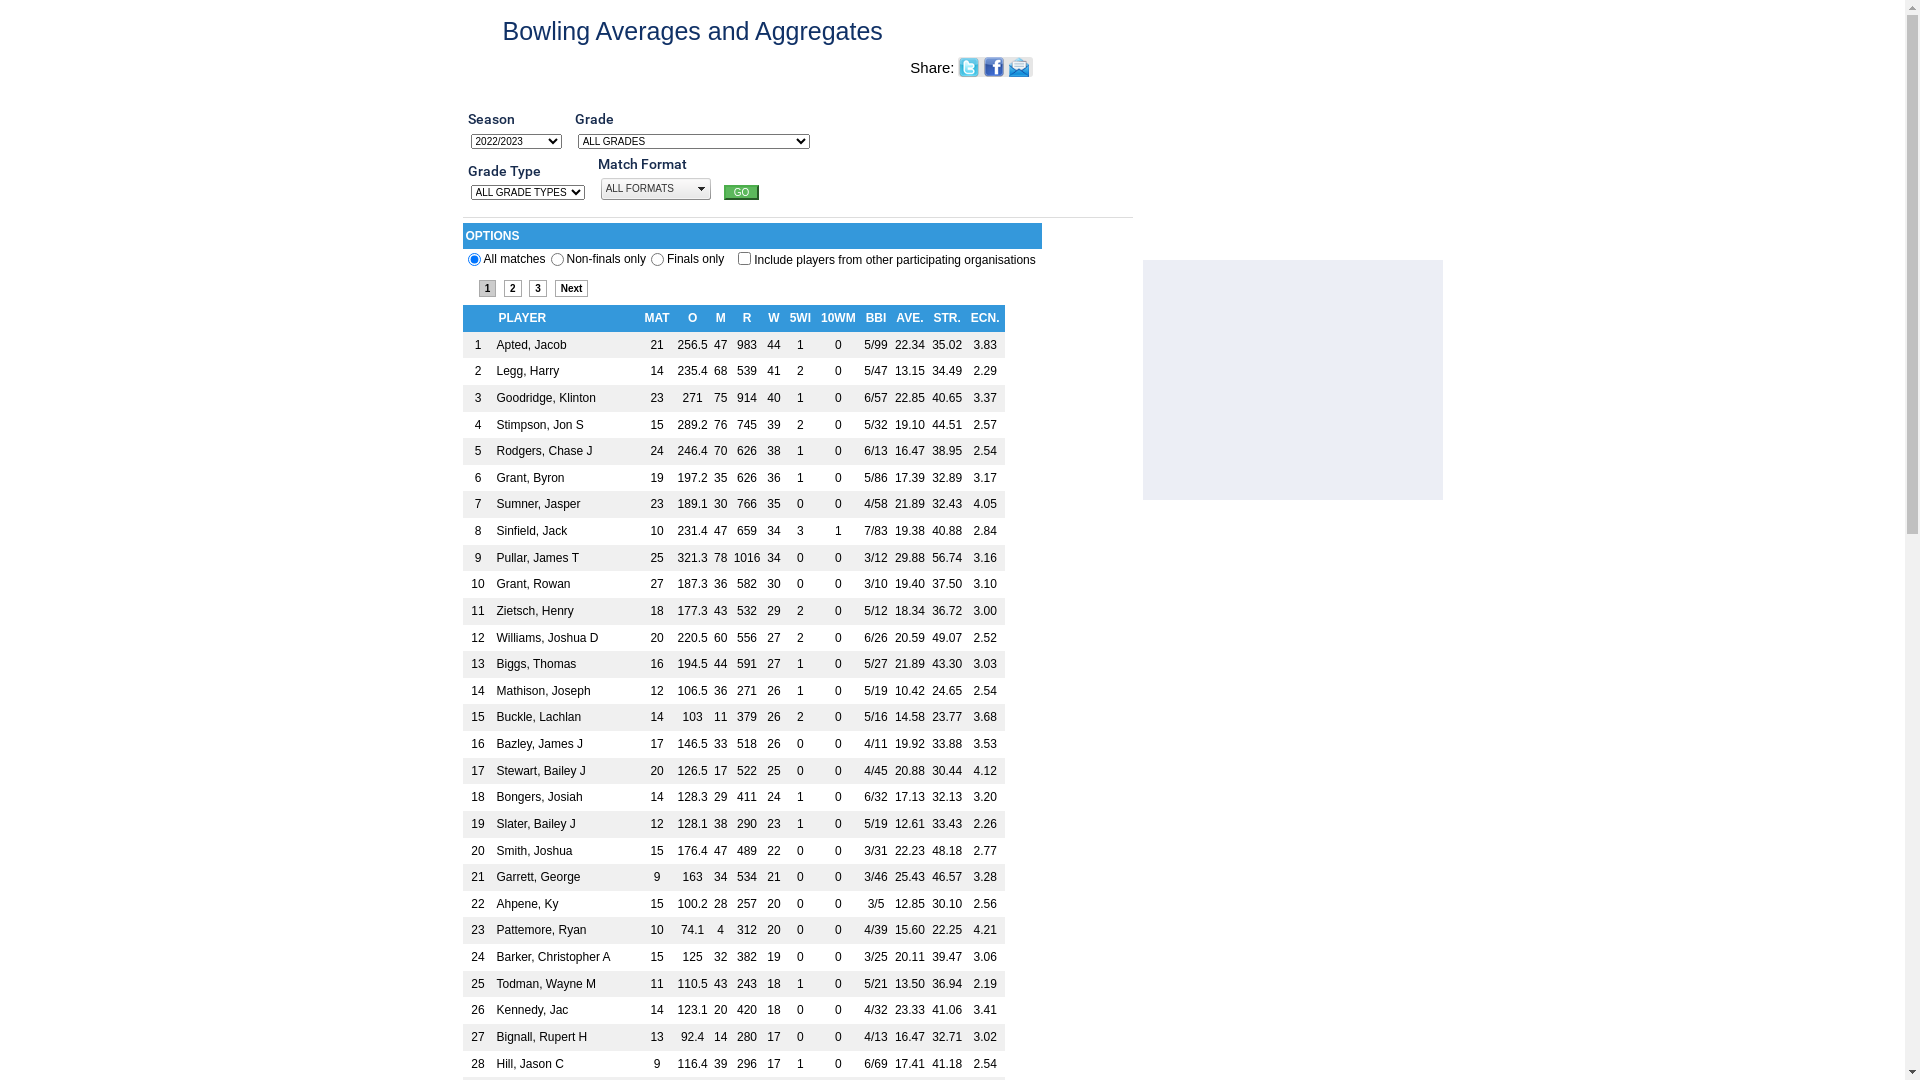 The width and height of the screenshot is (1920, 1080). Describe the element at coordinates (765, 316) in the screenshot. I see `'W'` at that location.